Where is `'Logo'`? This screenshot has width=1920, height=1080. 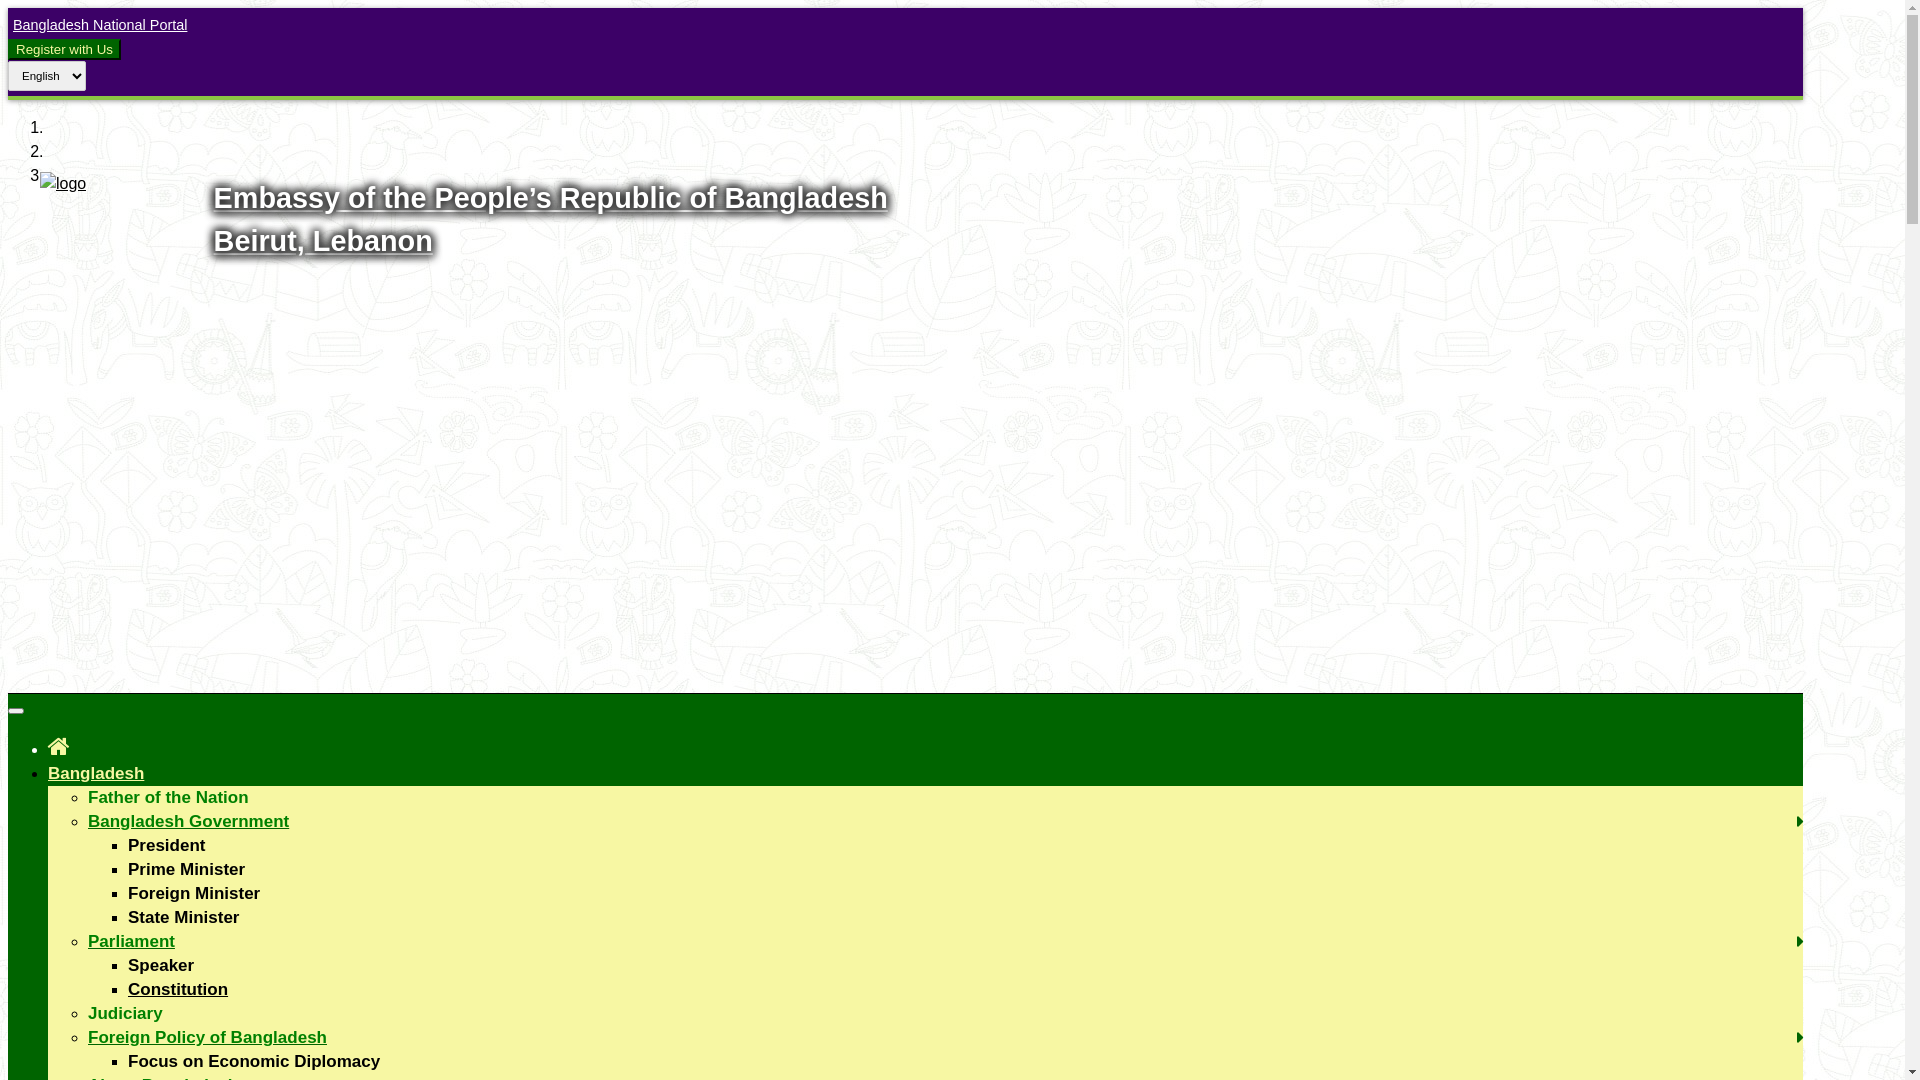 'Logo' is located at coordinates (62, 183).